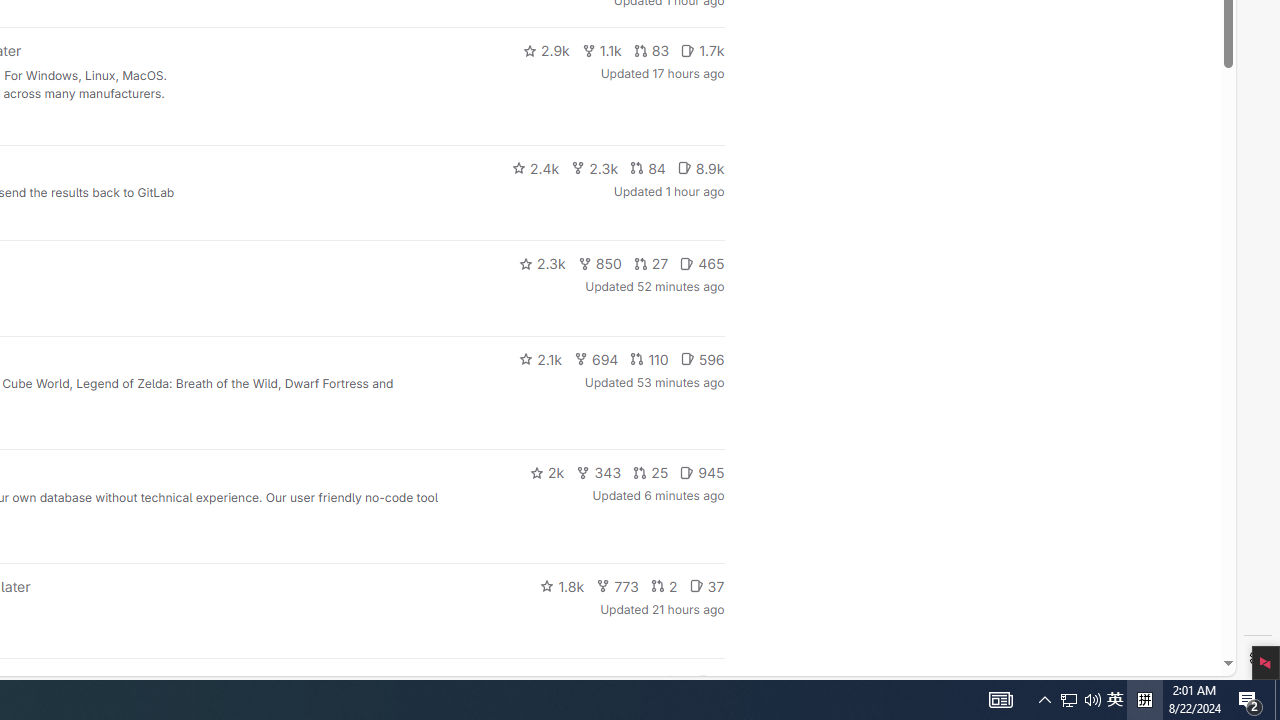  Describe the element at coordinates (706, 585) in the screenshot. I see `'37'` at that location.